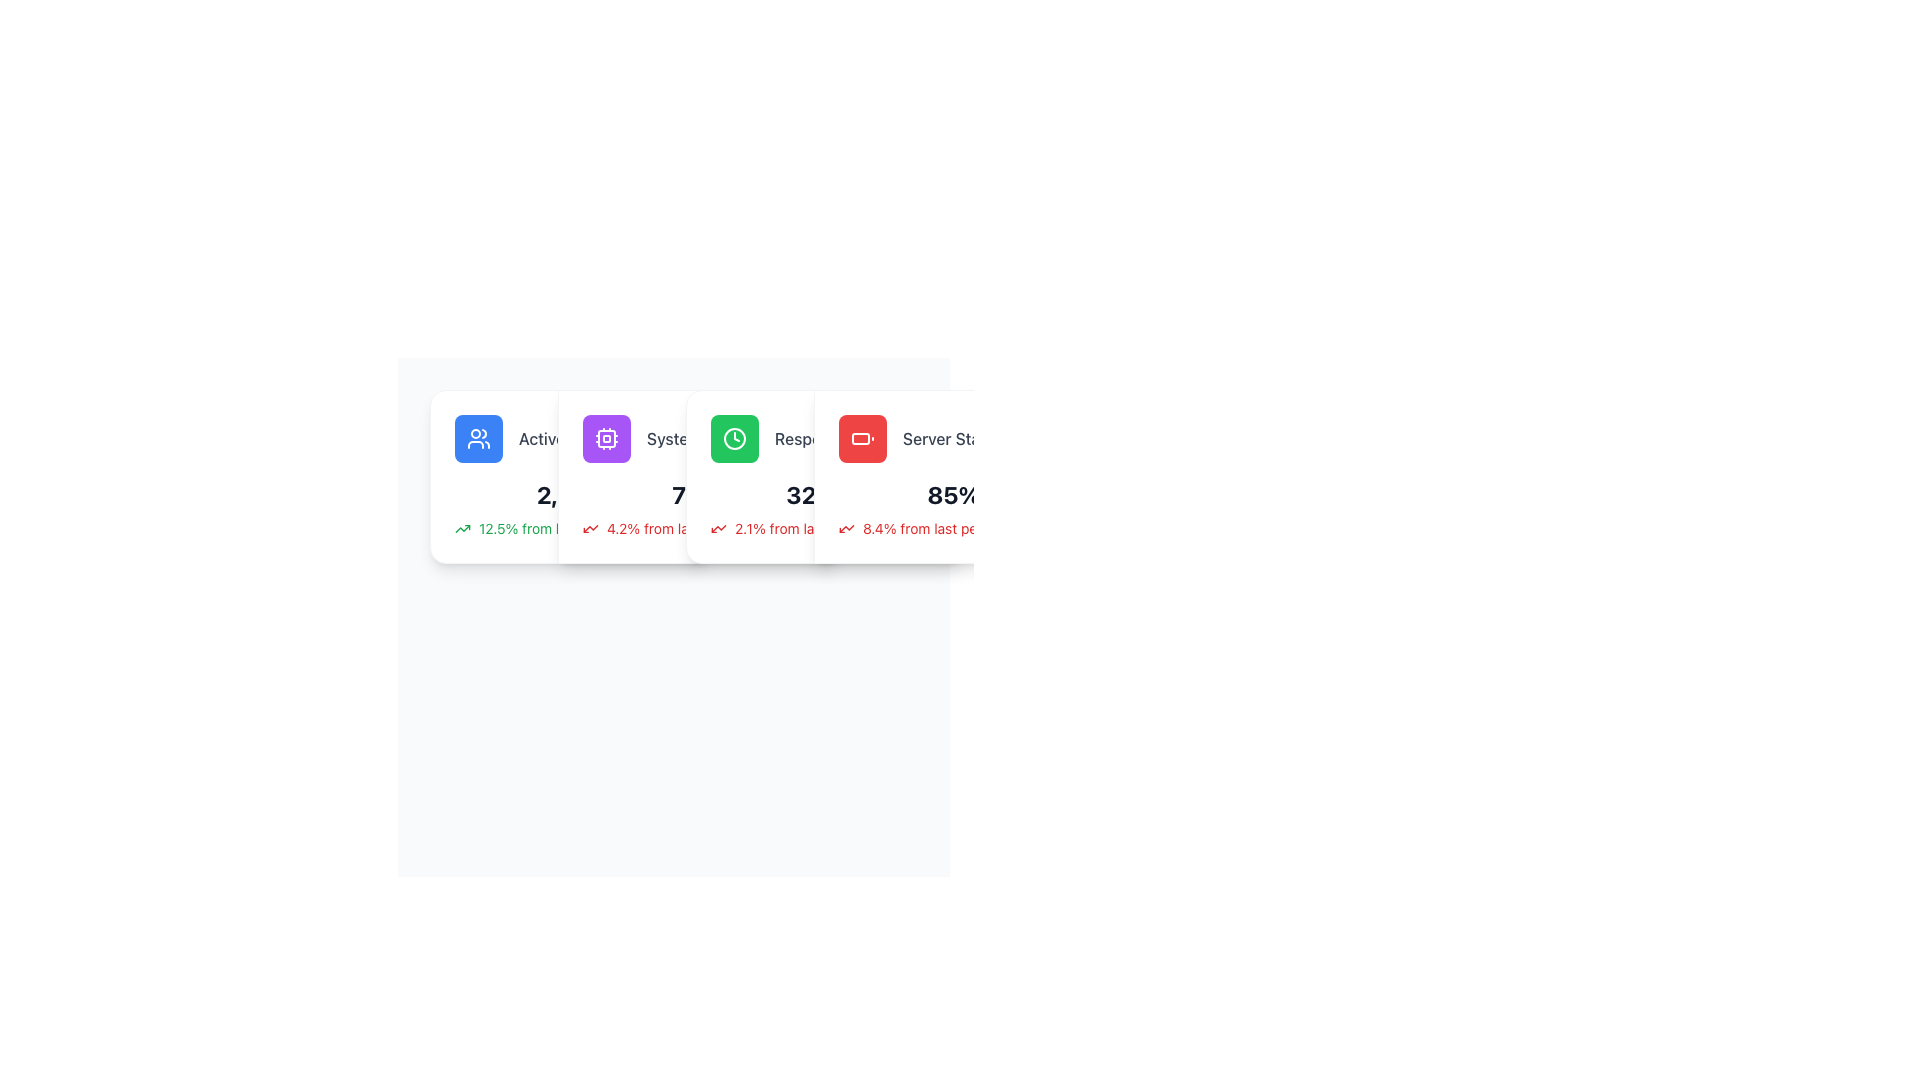 This screenshot has width=1920, height=1080. Describe the element at coordinates (825, 477) in the screenshot. I see `the Informational Card that displays application response time metrics, positioned as the third card in a horizontal sequence` at that location.